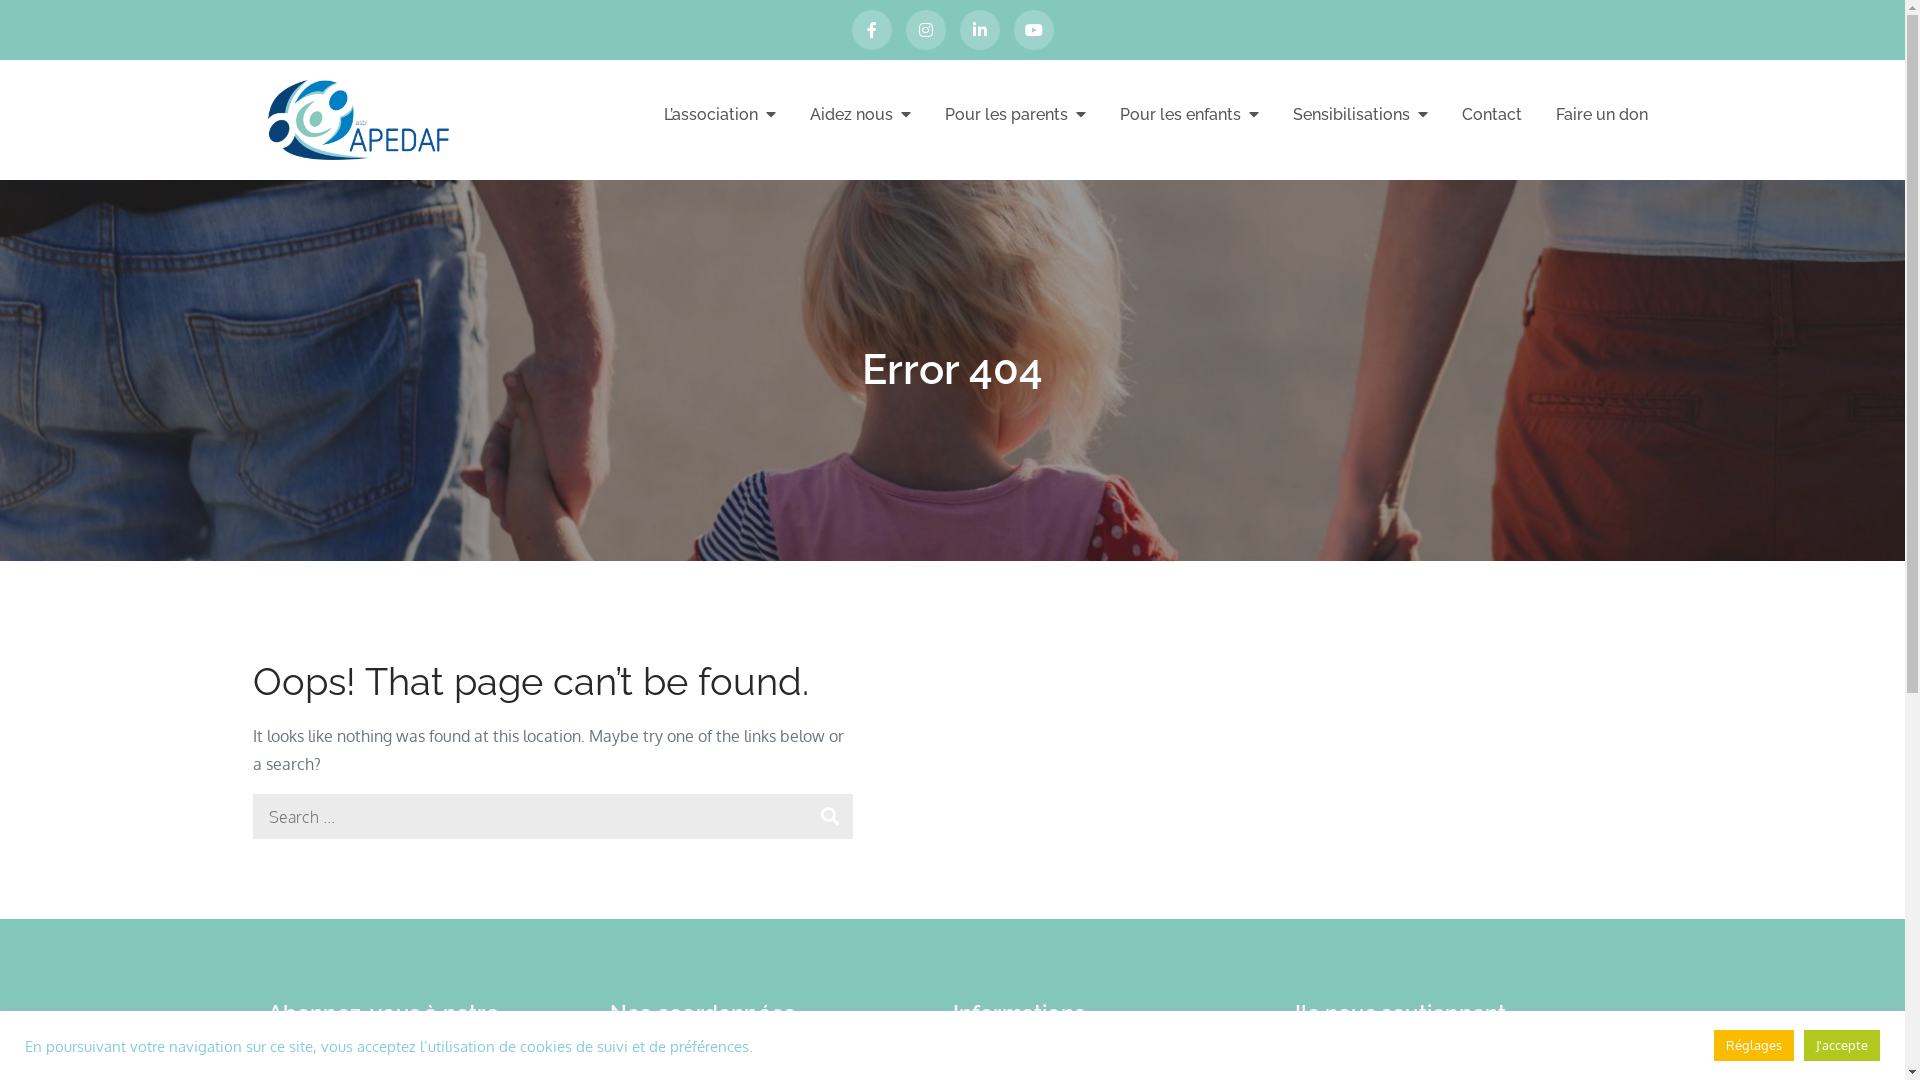 The height and width of the screenshot is (1080, 1920). What do you see at coordinates (860, 114) in the screenshot?
I see `'Aidez nous'` at bounding box center [860, 114].